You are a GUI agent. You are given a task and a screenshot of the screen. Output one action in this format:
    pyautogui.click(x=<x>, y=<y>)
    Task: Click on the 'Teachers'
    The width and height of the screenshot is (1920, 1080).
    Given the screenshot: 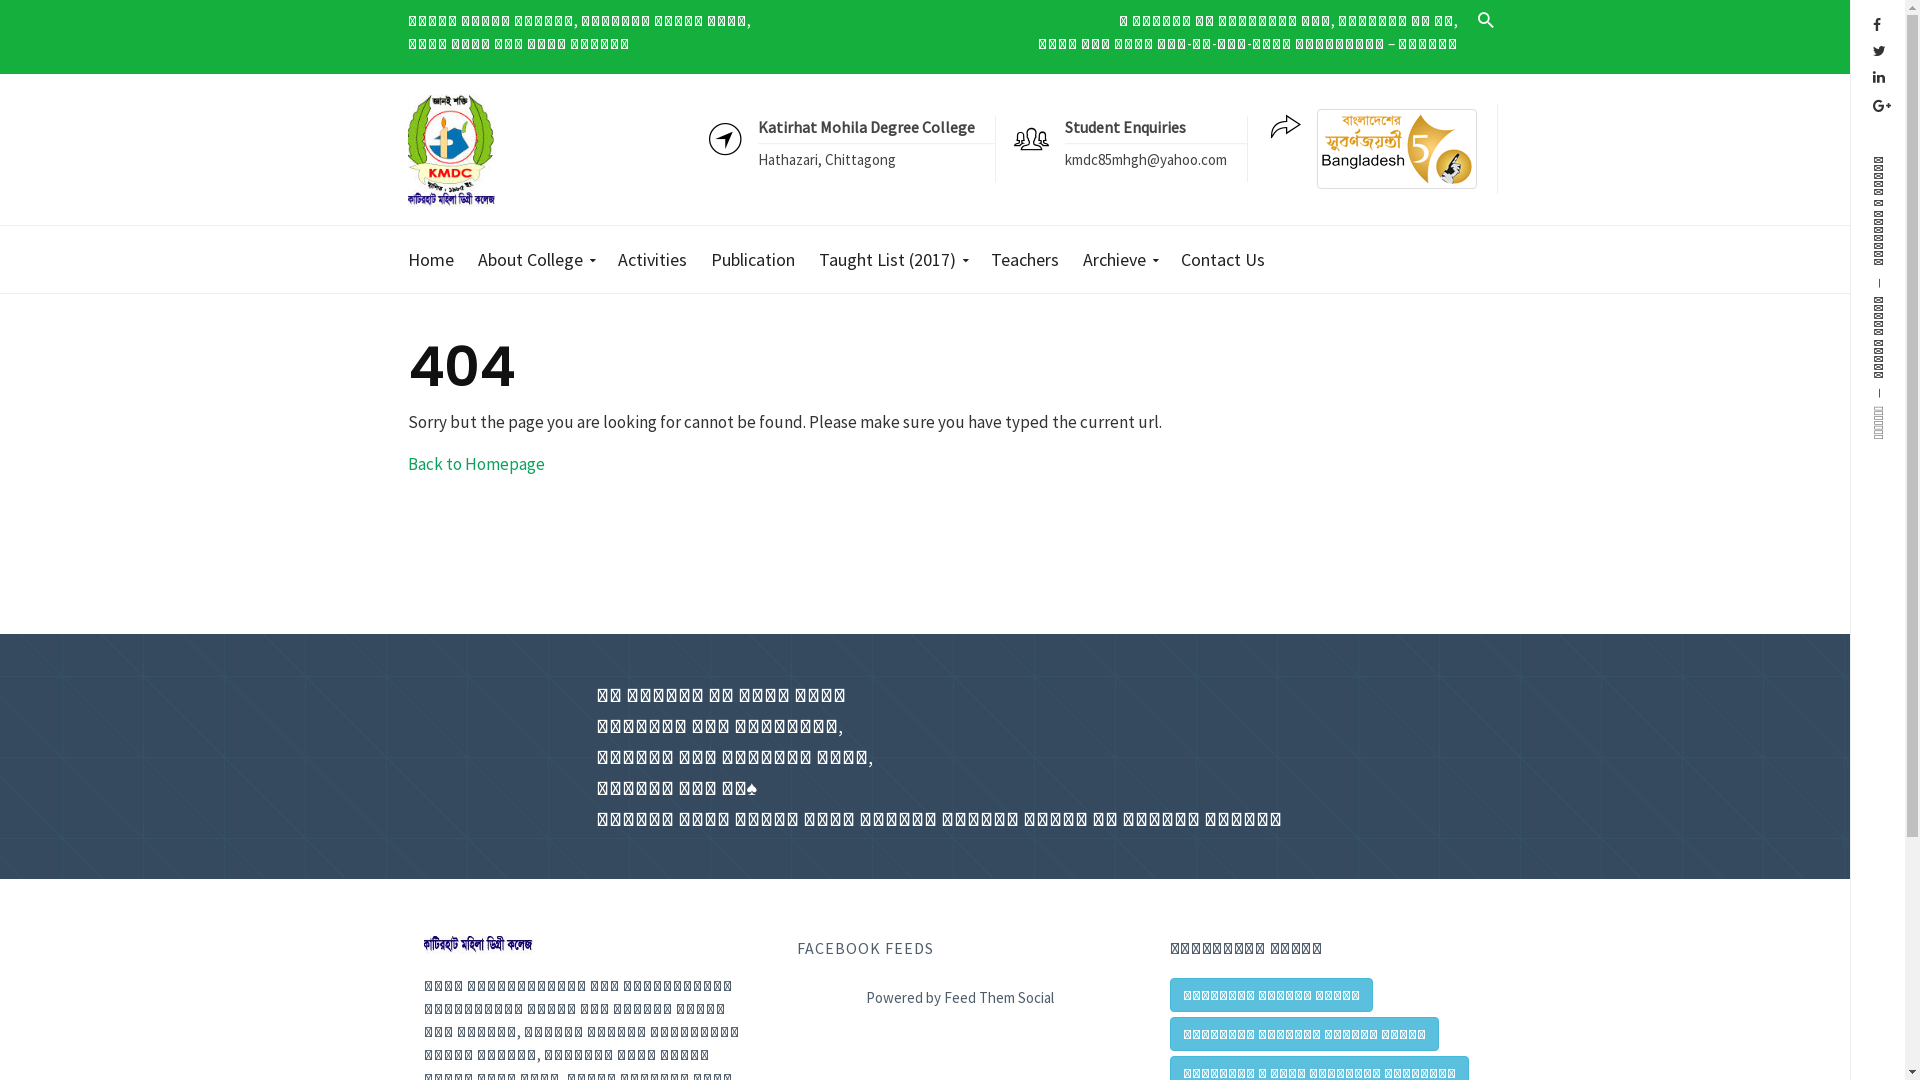 What is the action you would take?
    pyautogui.click(x=1025, y=258)
    